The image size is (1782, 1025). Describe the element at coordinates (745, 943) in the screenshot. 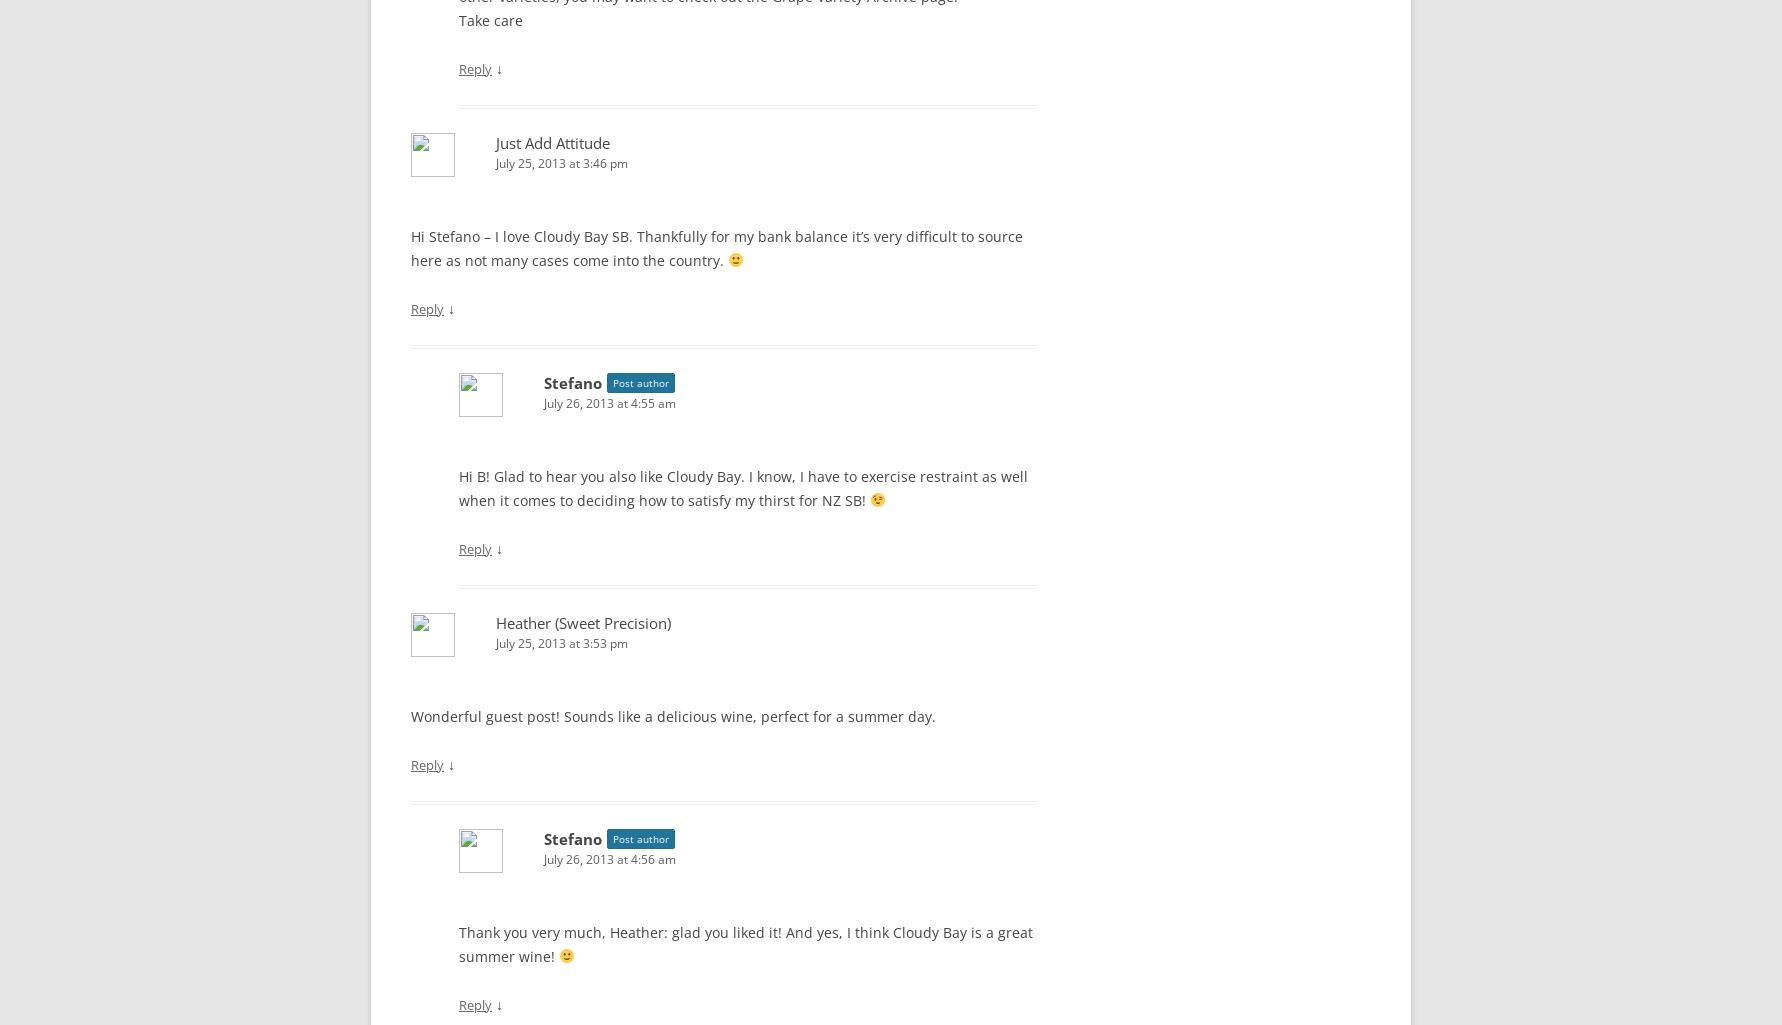

I see `'Thank you very much, Heather: glad you liked it! And yes, I think Cloudy Bay is a great summer wine!'` at that location.